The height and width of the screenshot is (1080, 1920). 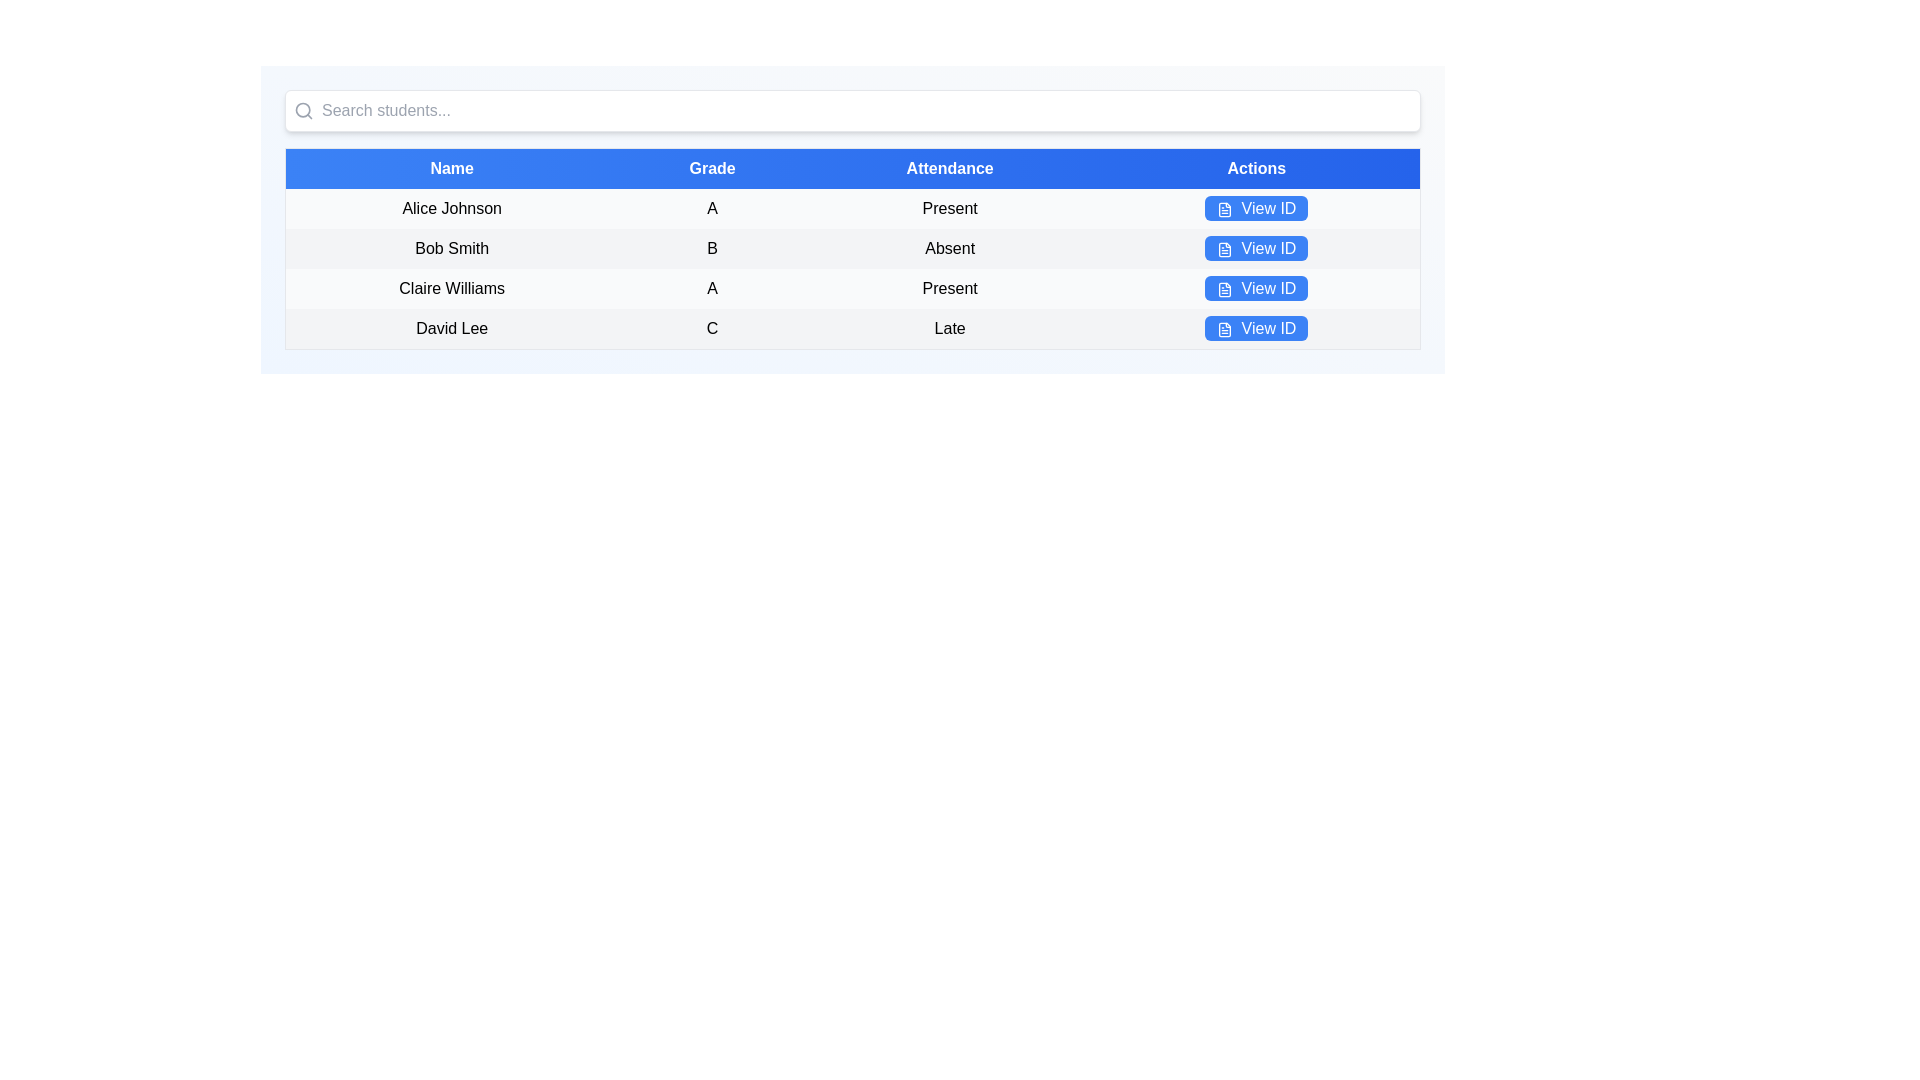 What do you see at coordinates (1255, 288) in the screenshot?
I see `the action button for 'Claire Williams' located in the 'Actions' column` at bounding box center [1255, 288].